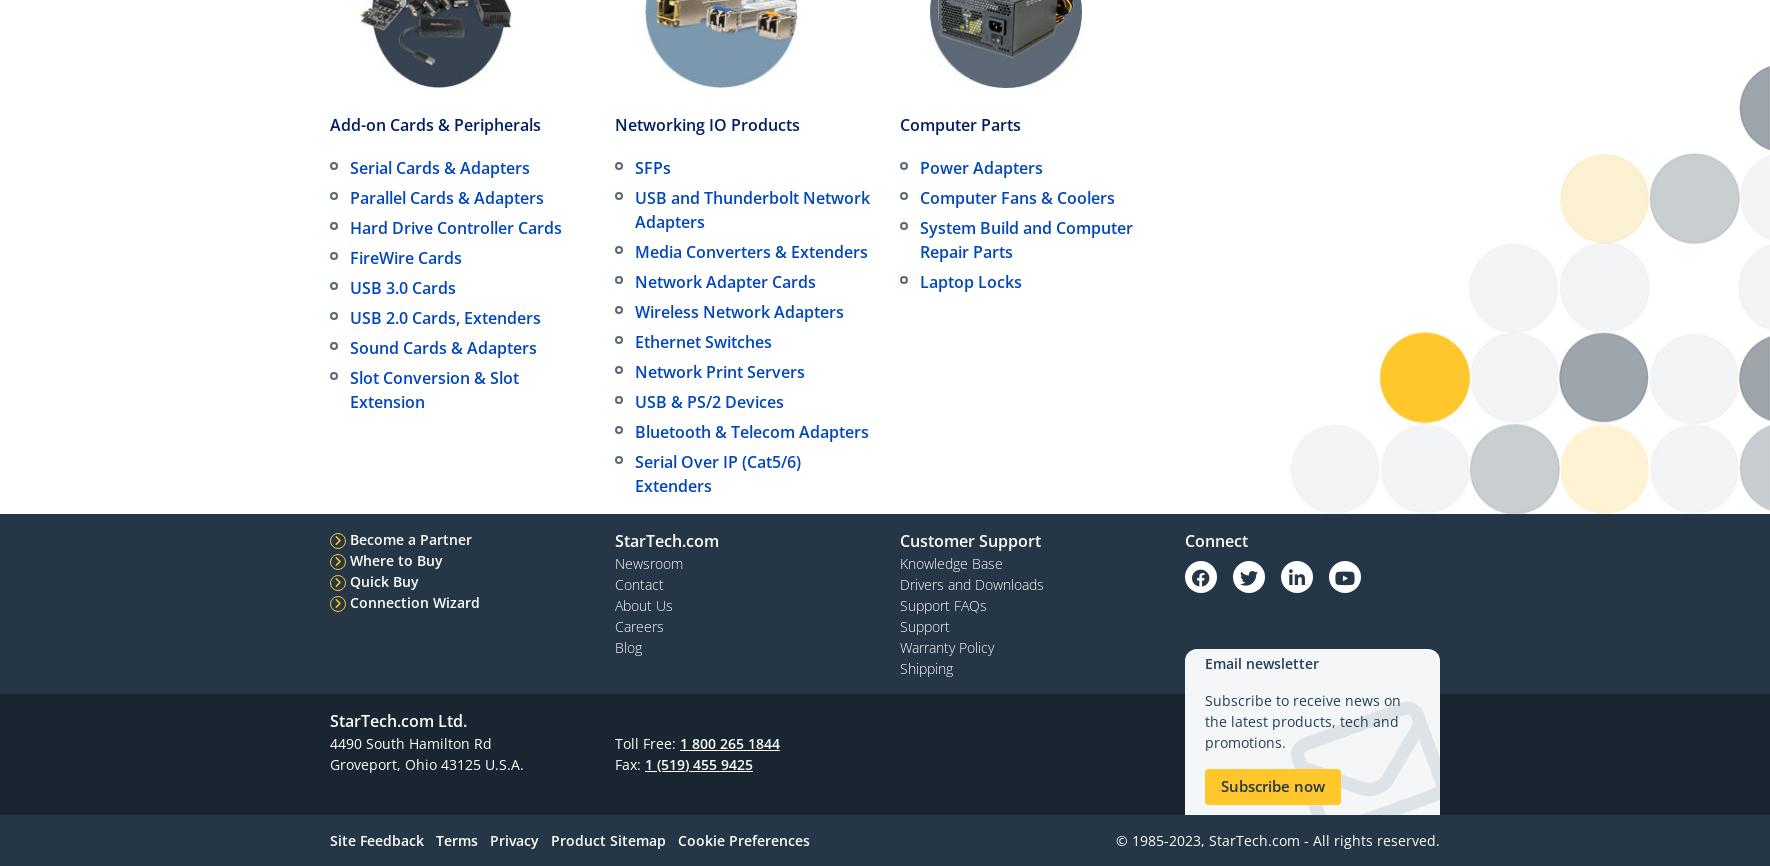 The image size is (1770, 866). I want to click on '1 800 265 1844', so click(728, 741).